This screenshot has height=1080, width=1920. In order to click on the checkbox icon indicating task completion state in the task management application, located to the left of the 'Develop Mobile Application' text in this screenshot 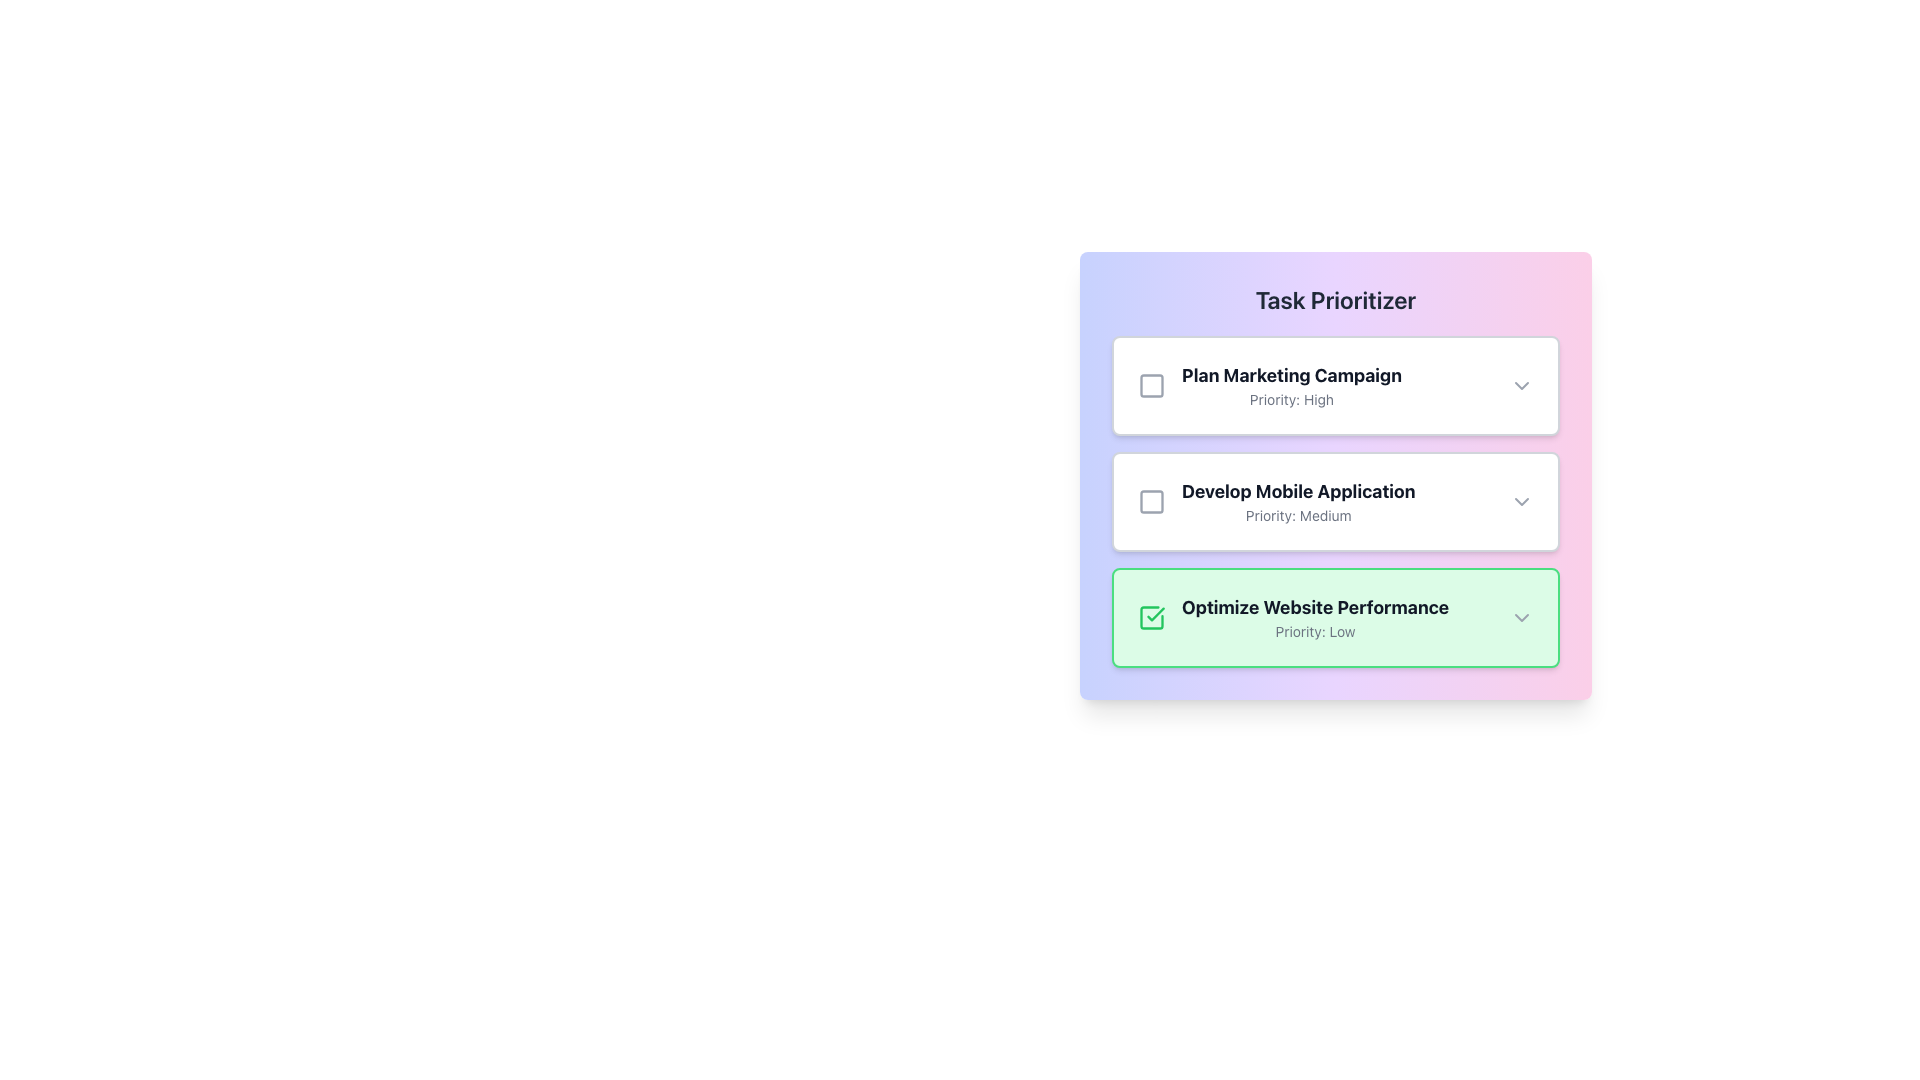, I will do `click(1152, 500)`.